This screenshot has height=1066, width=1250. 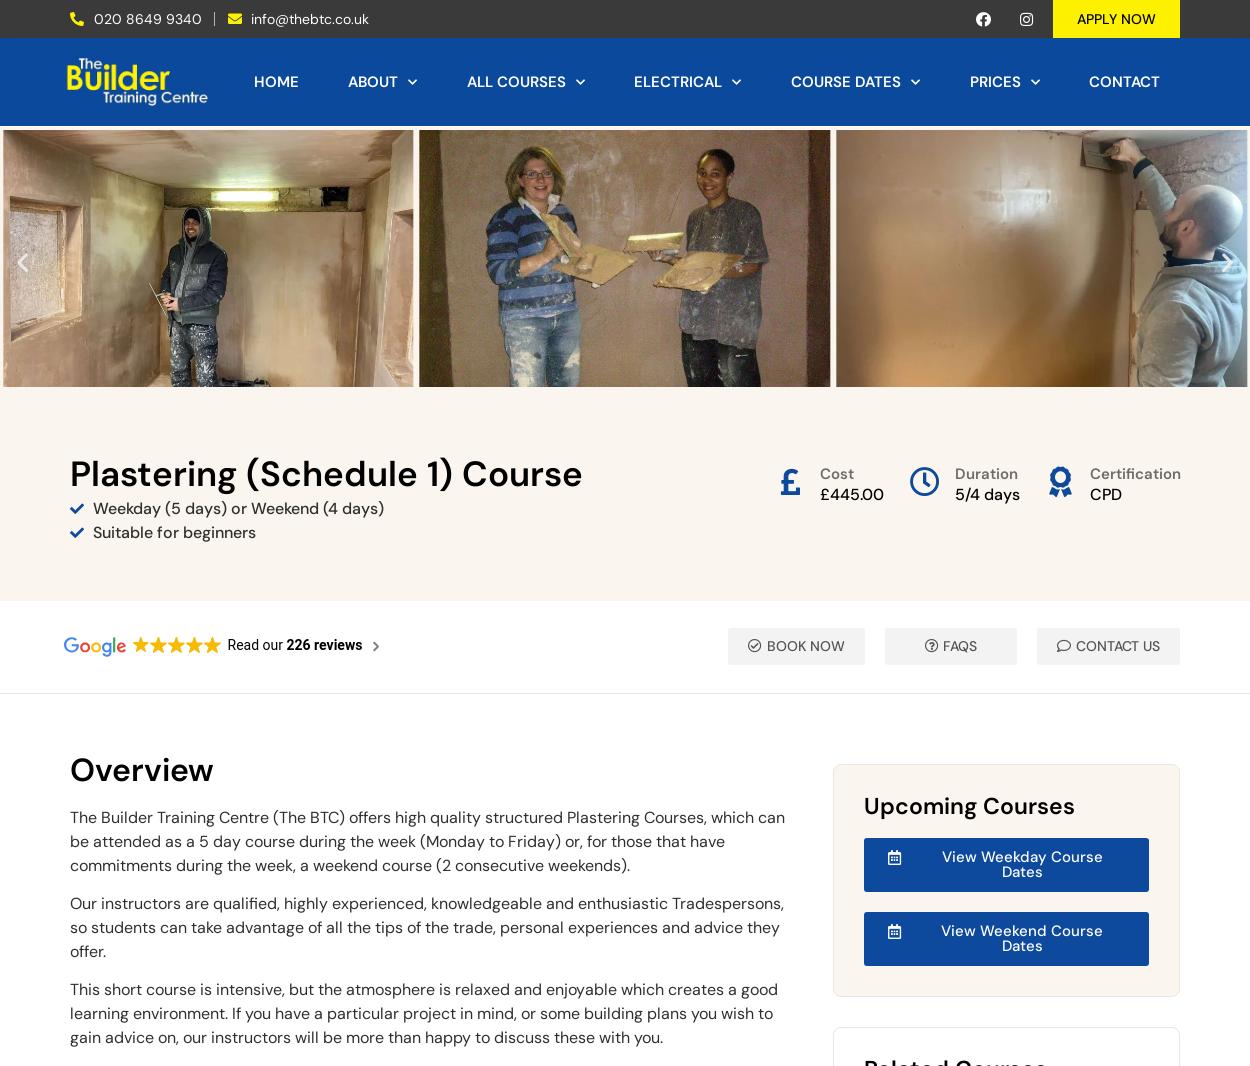 What do you see at coordinates (323, 642) in the screenshot?
I see `'226 reviews'` at bounding box center [323, 642].